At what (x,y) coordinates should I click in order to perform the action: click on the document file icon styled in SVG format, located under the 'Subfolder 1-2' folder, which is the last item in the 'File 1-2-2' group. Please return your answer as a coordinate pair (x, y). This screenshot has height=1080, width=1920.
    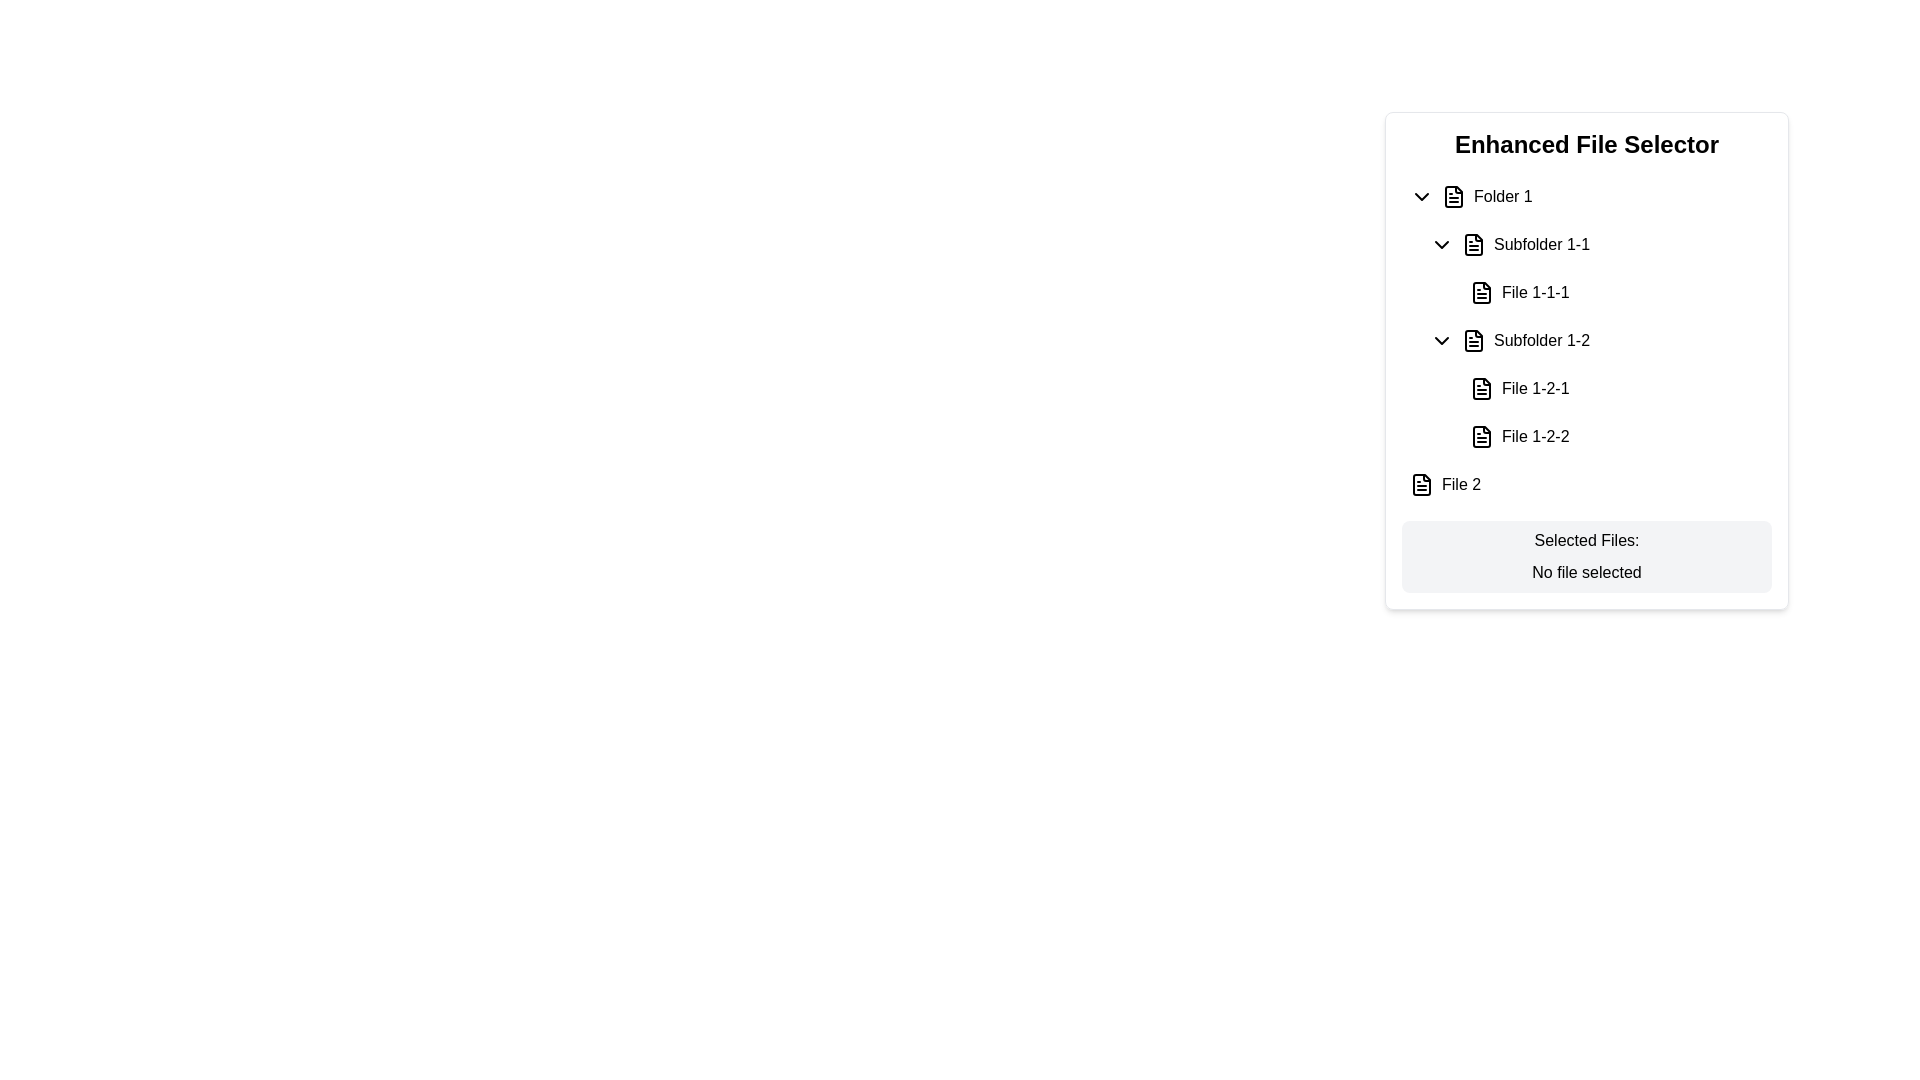
    Looking at the image, I should click on (1482, 435).